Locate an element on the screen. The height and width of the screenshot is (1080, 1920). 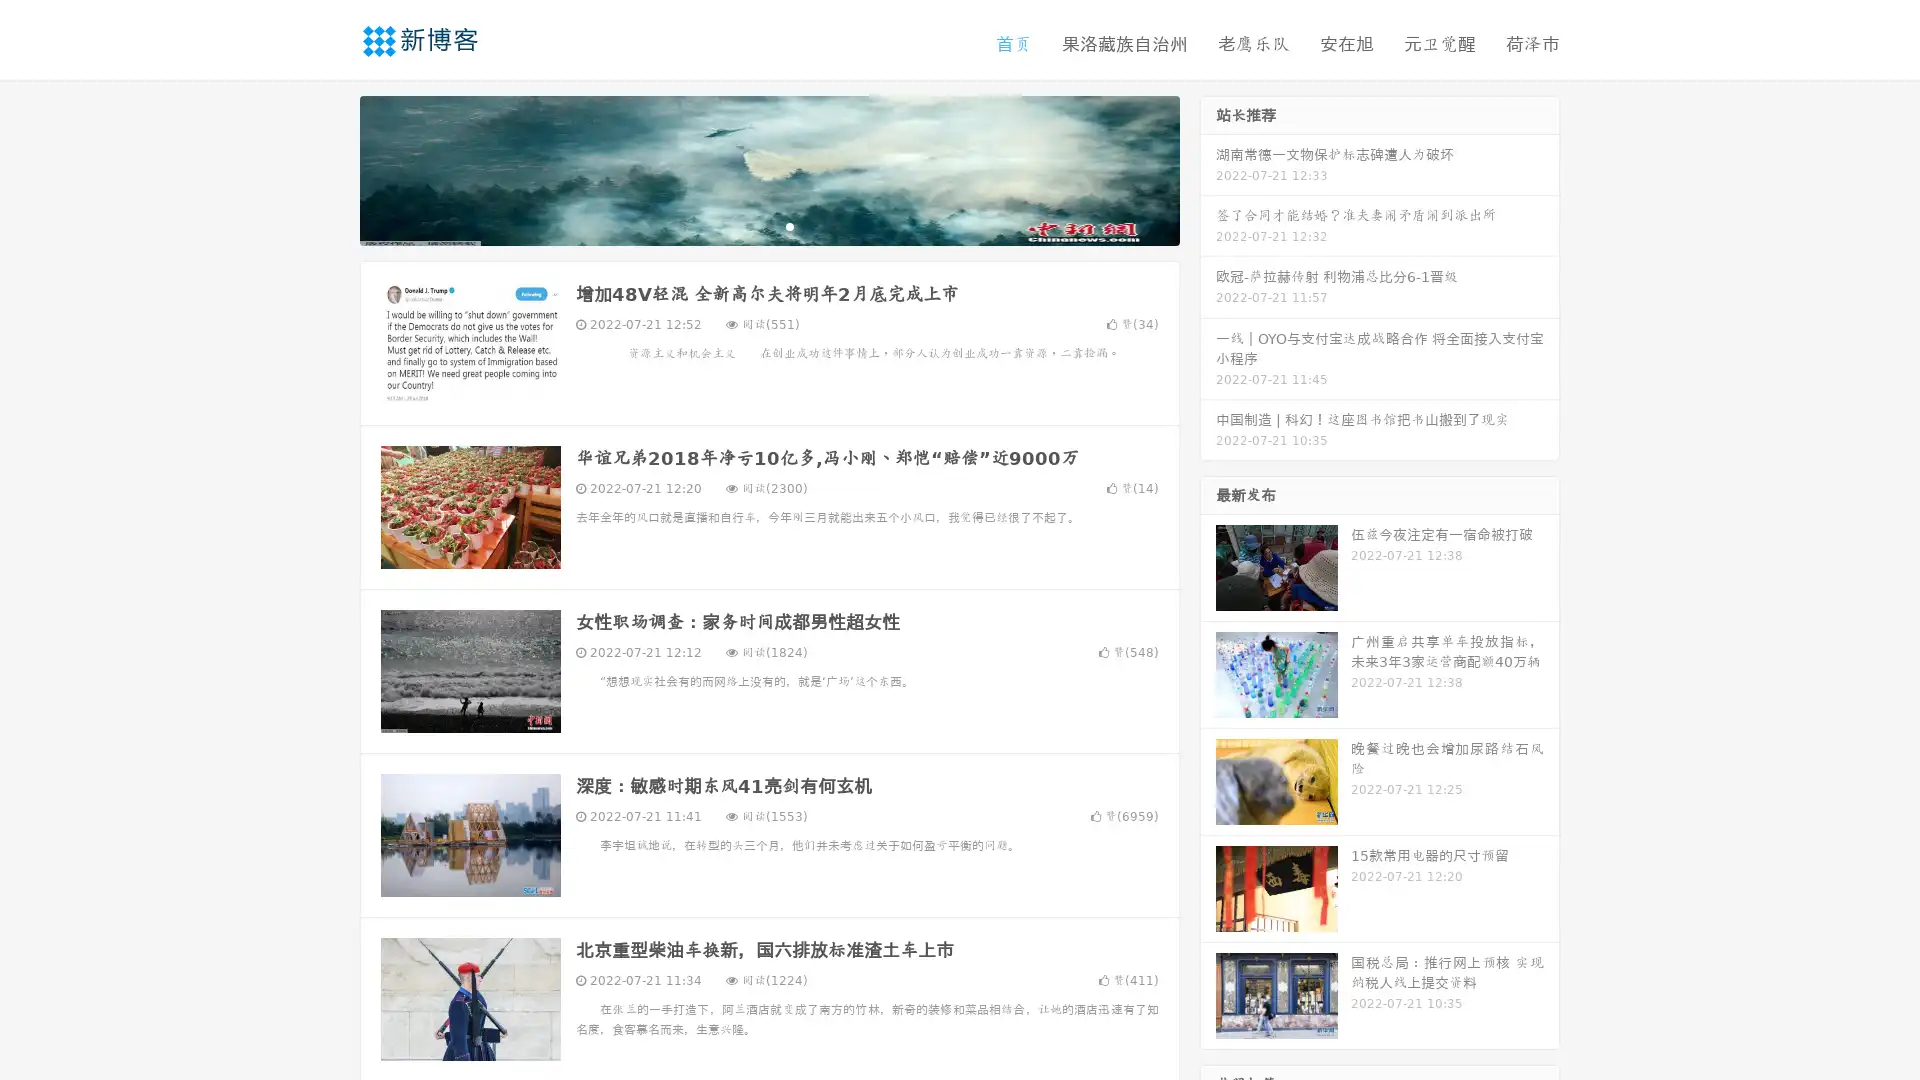
Next slide is located at coordinates (1208, 168).